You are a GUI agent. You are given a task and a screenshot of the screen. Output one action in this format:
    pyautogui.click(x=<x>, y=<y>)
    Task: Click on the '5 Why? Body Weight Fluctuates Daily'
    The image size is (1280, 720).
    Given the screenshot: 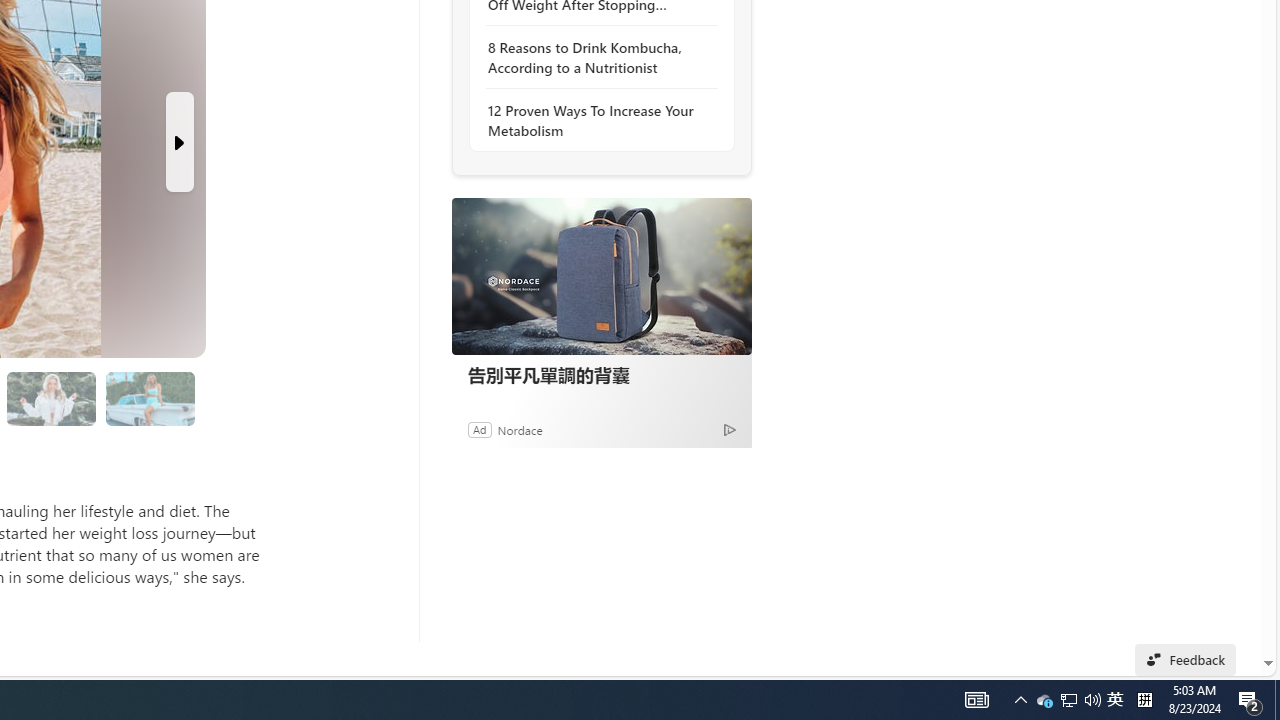 What is the action you would take?
    pyautogui.click(x=51, y=399)
    